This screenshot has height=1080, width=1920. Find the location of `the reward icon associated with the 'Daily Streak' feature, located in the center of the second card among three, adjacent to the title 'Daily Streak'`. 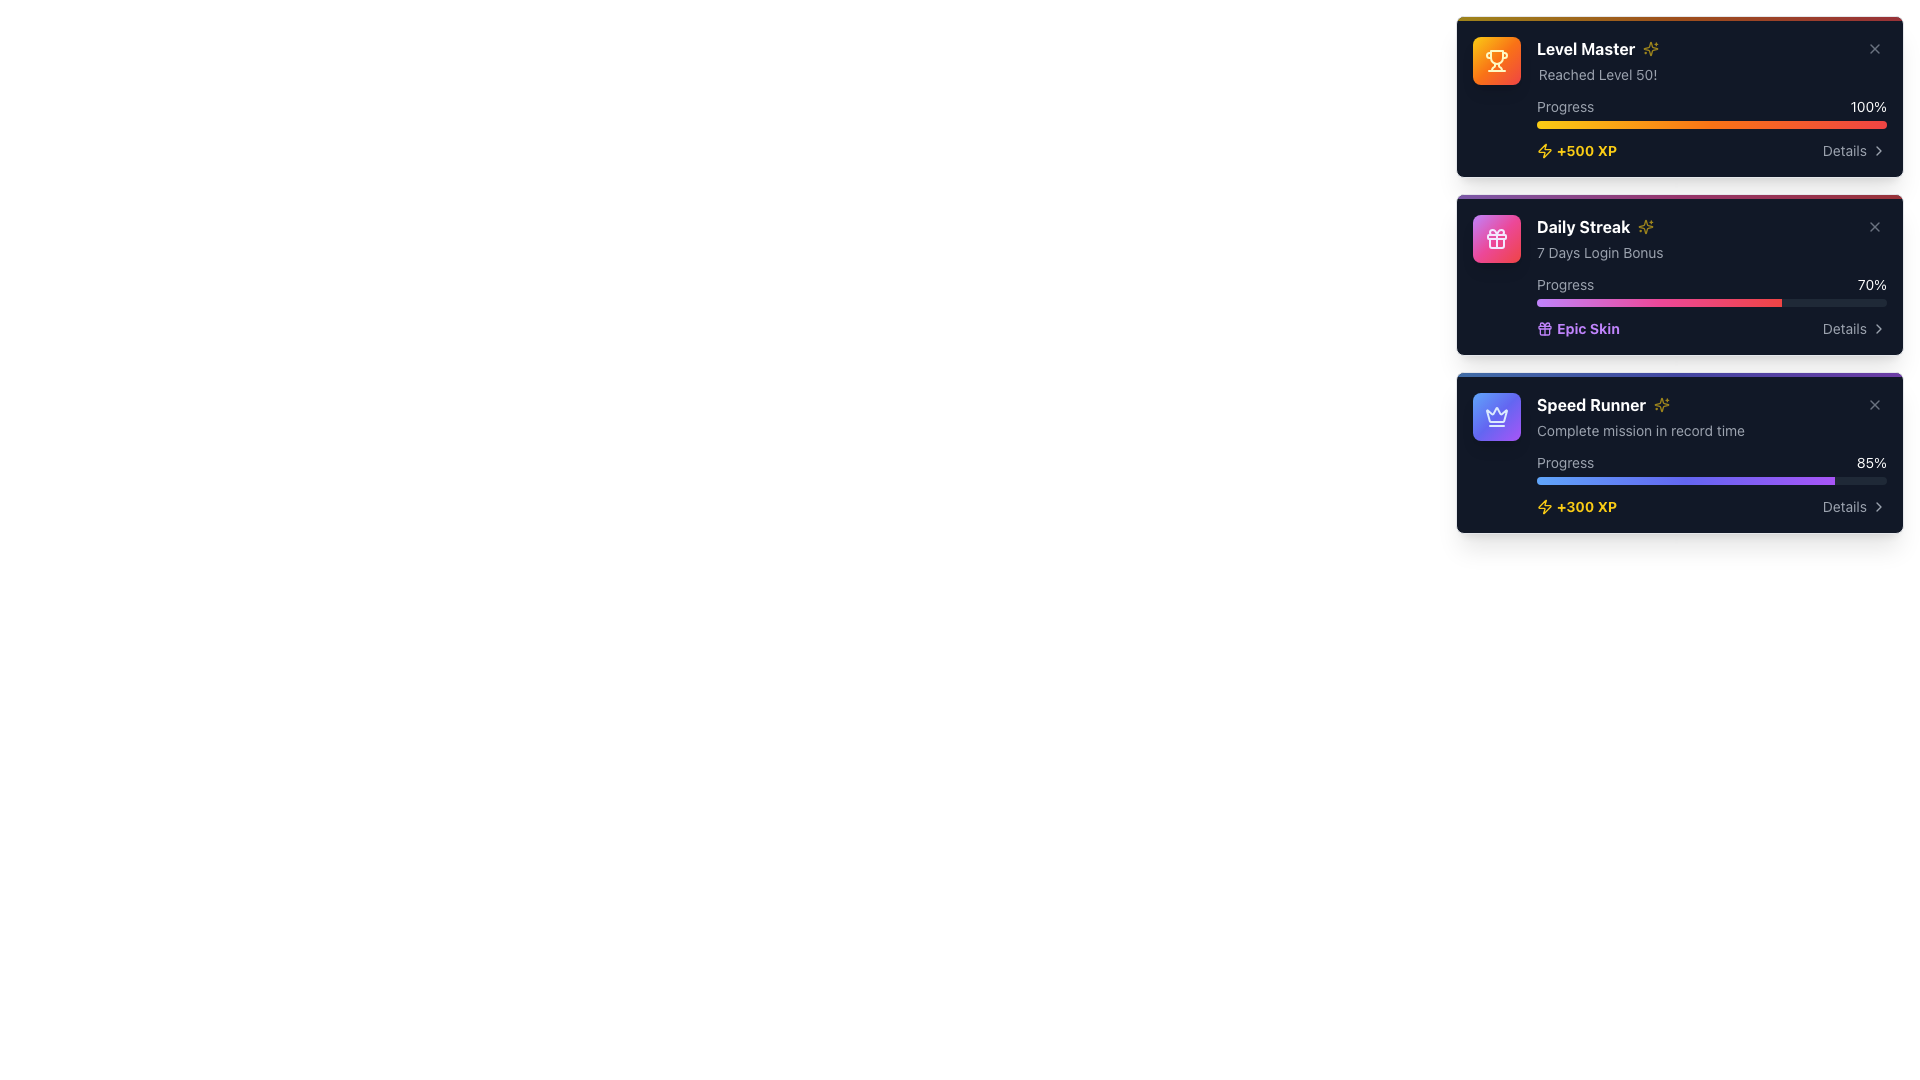

the reward icon associated with the 'Daily Streak' feature, located in the center of the second card among three, adjacent to the title 'Daily Streak' is located at coordinates (1497, 238).